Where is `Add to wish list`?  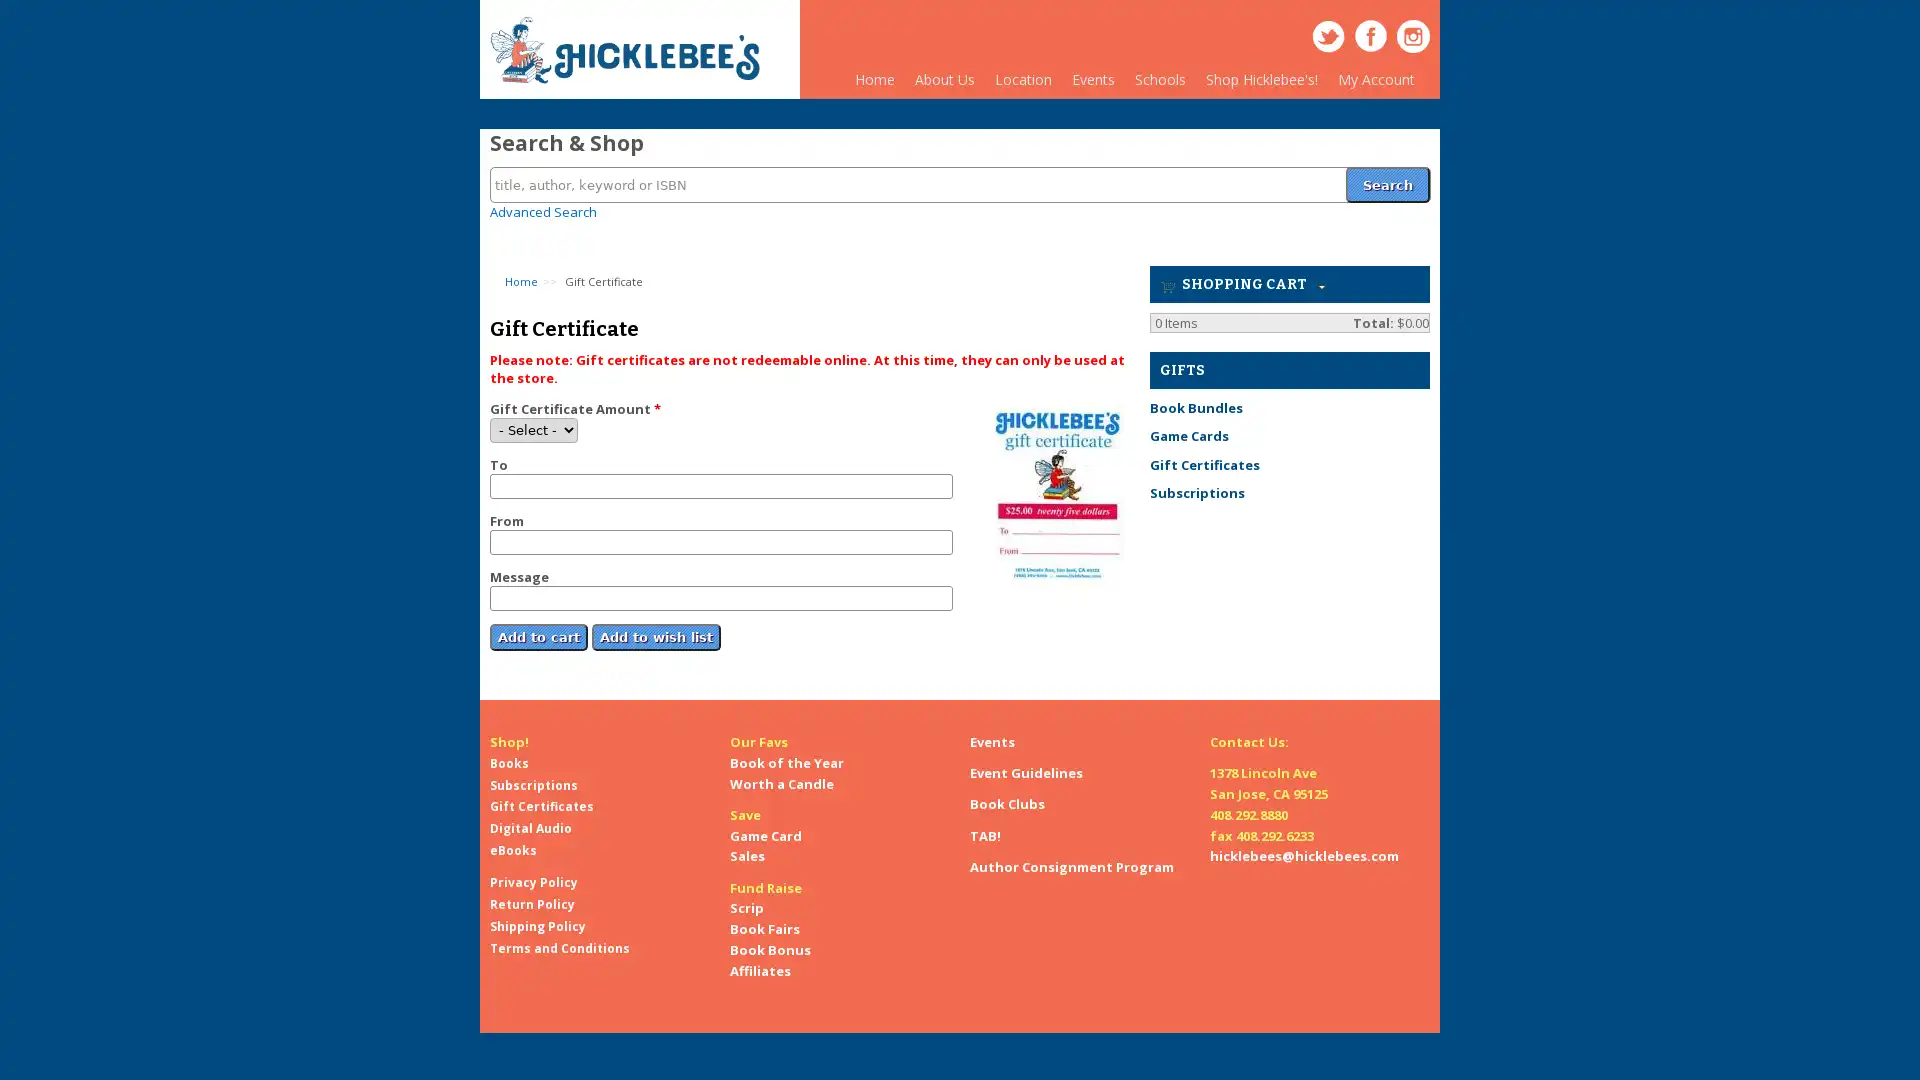
Add to wish list is located at coordinates (656, 624).